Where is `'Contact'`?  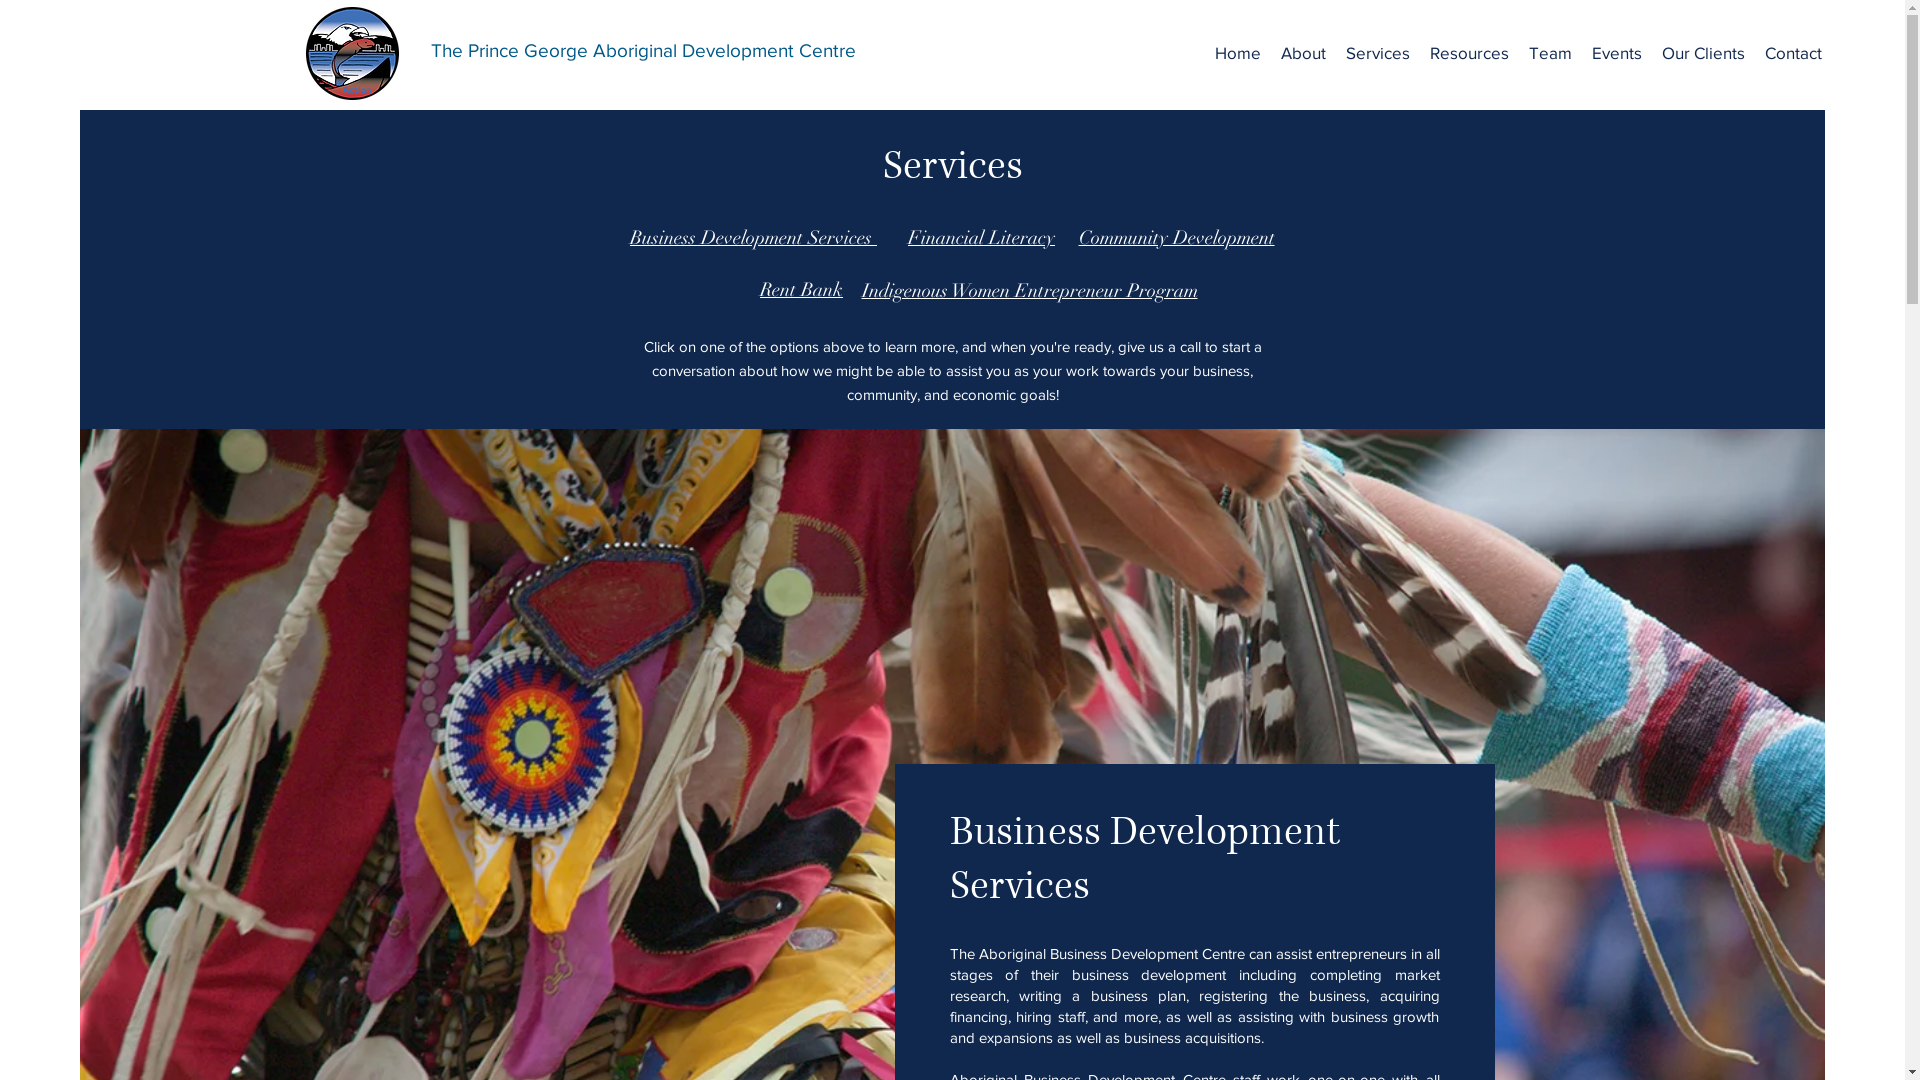
'Contact' is located at coordinates (1793, 52).